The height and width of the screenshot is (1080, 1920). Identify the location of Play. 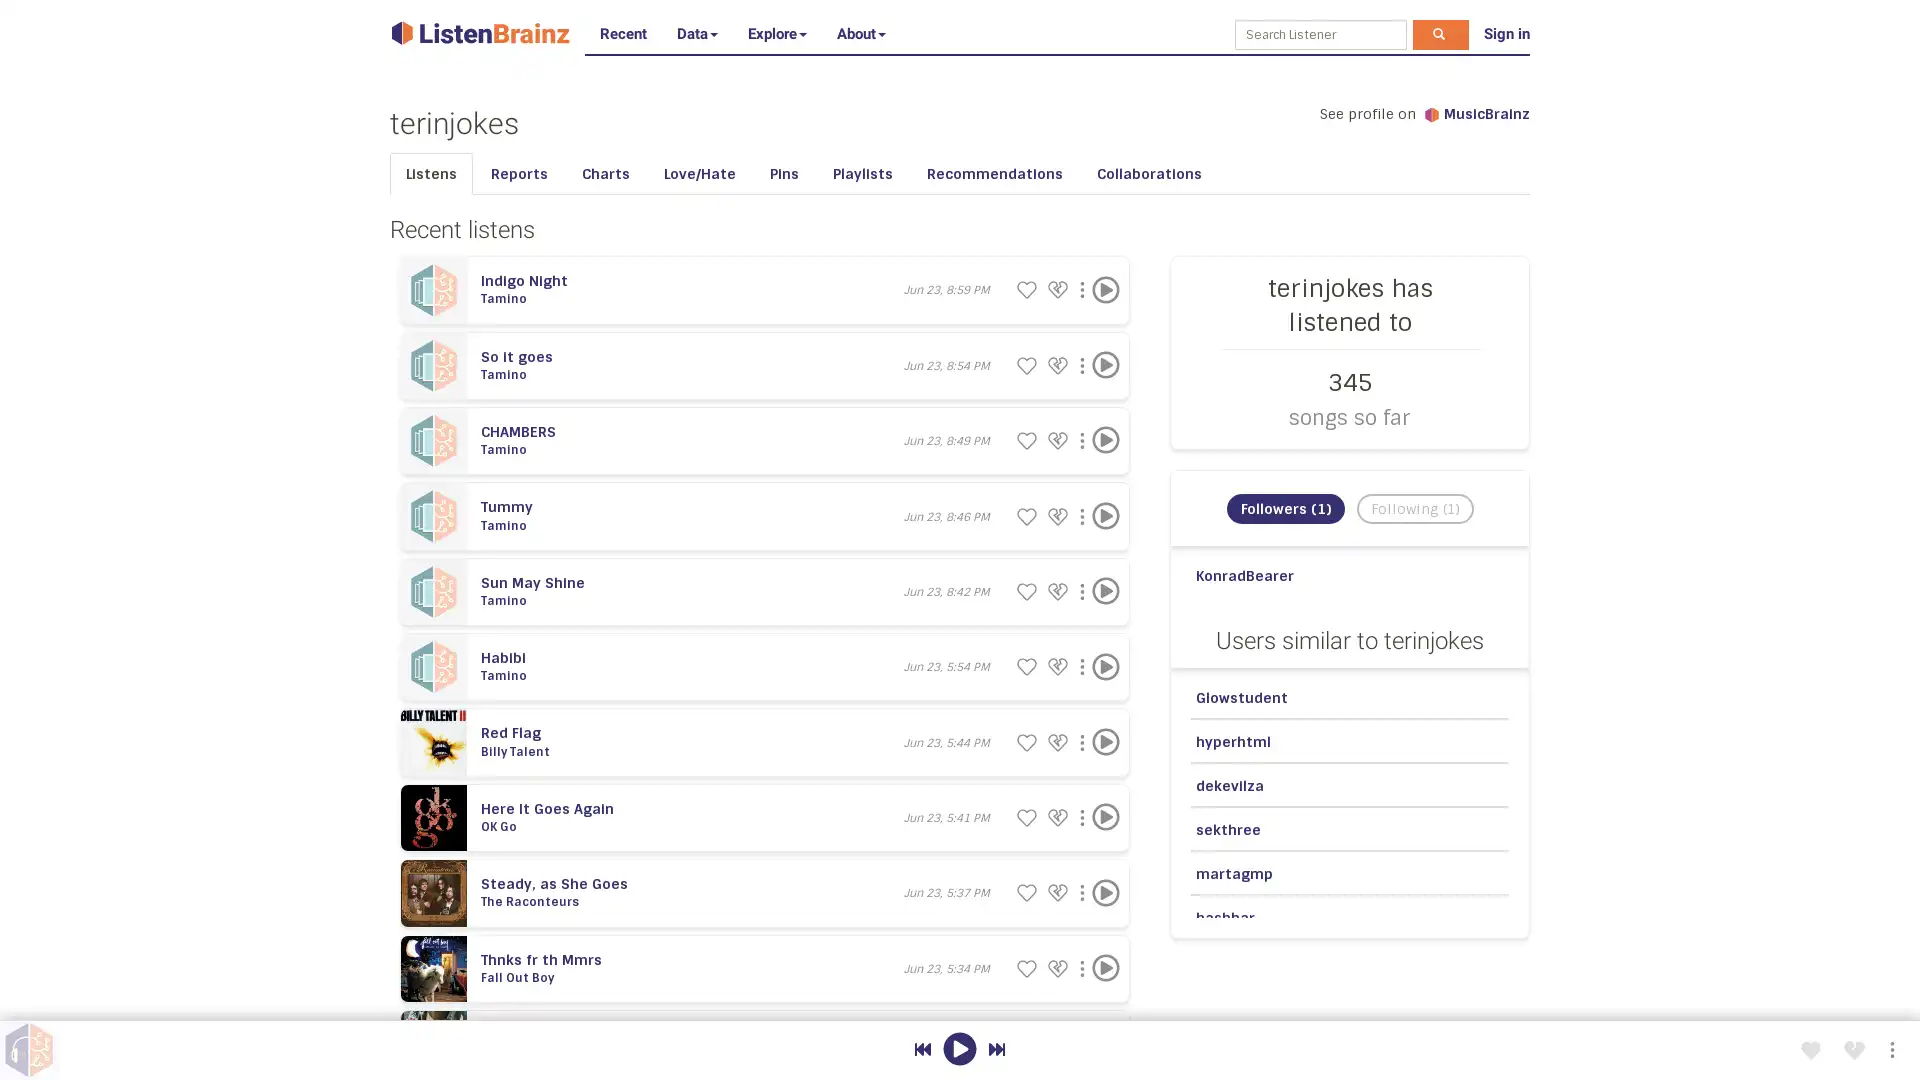
(1104, 439).